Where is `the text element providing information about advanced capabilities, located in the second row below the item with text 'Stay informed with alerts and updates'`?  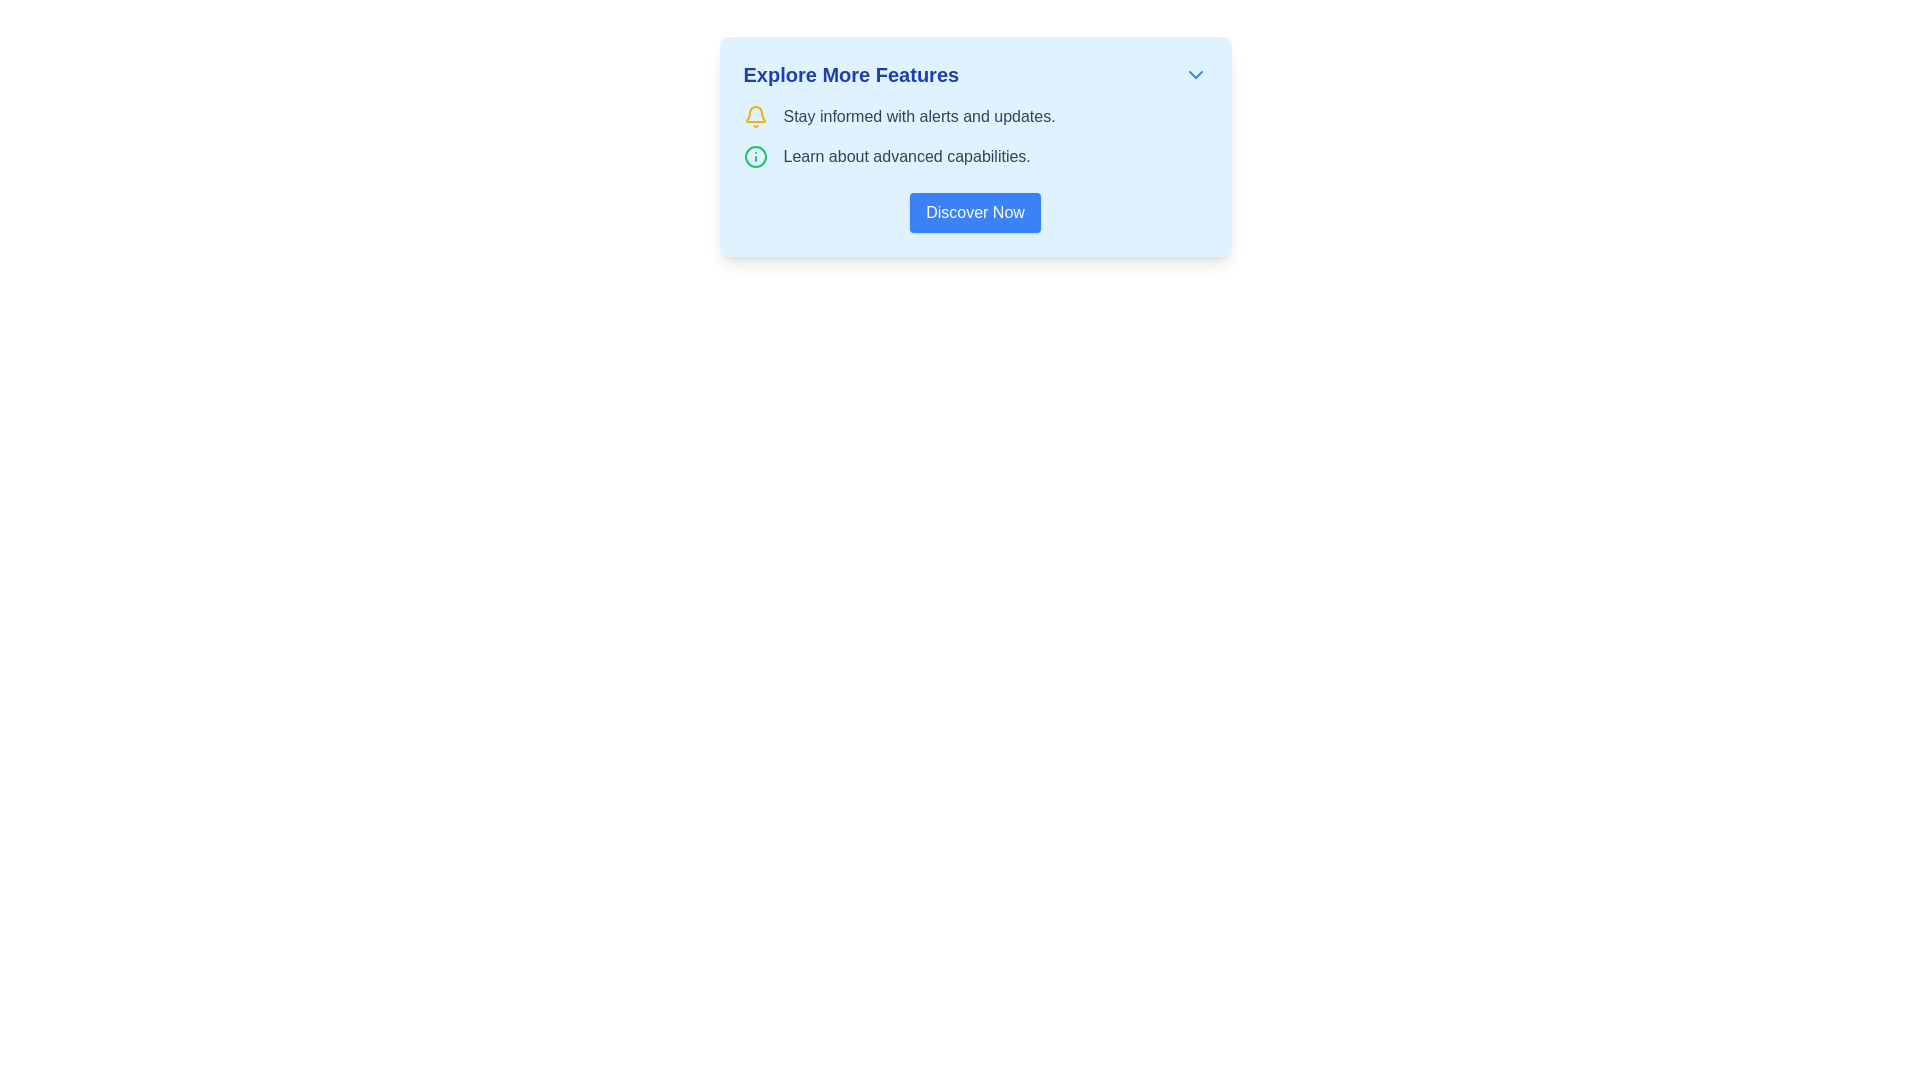
the text element providing information about advanced capabilities, located in the second row below the item with text 'Stay informed with alerts and updates' is located at coordinates (975, 156).